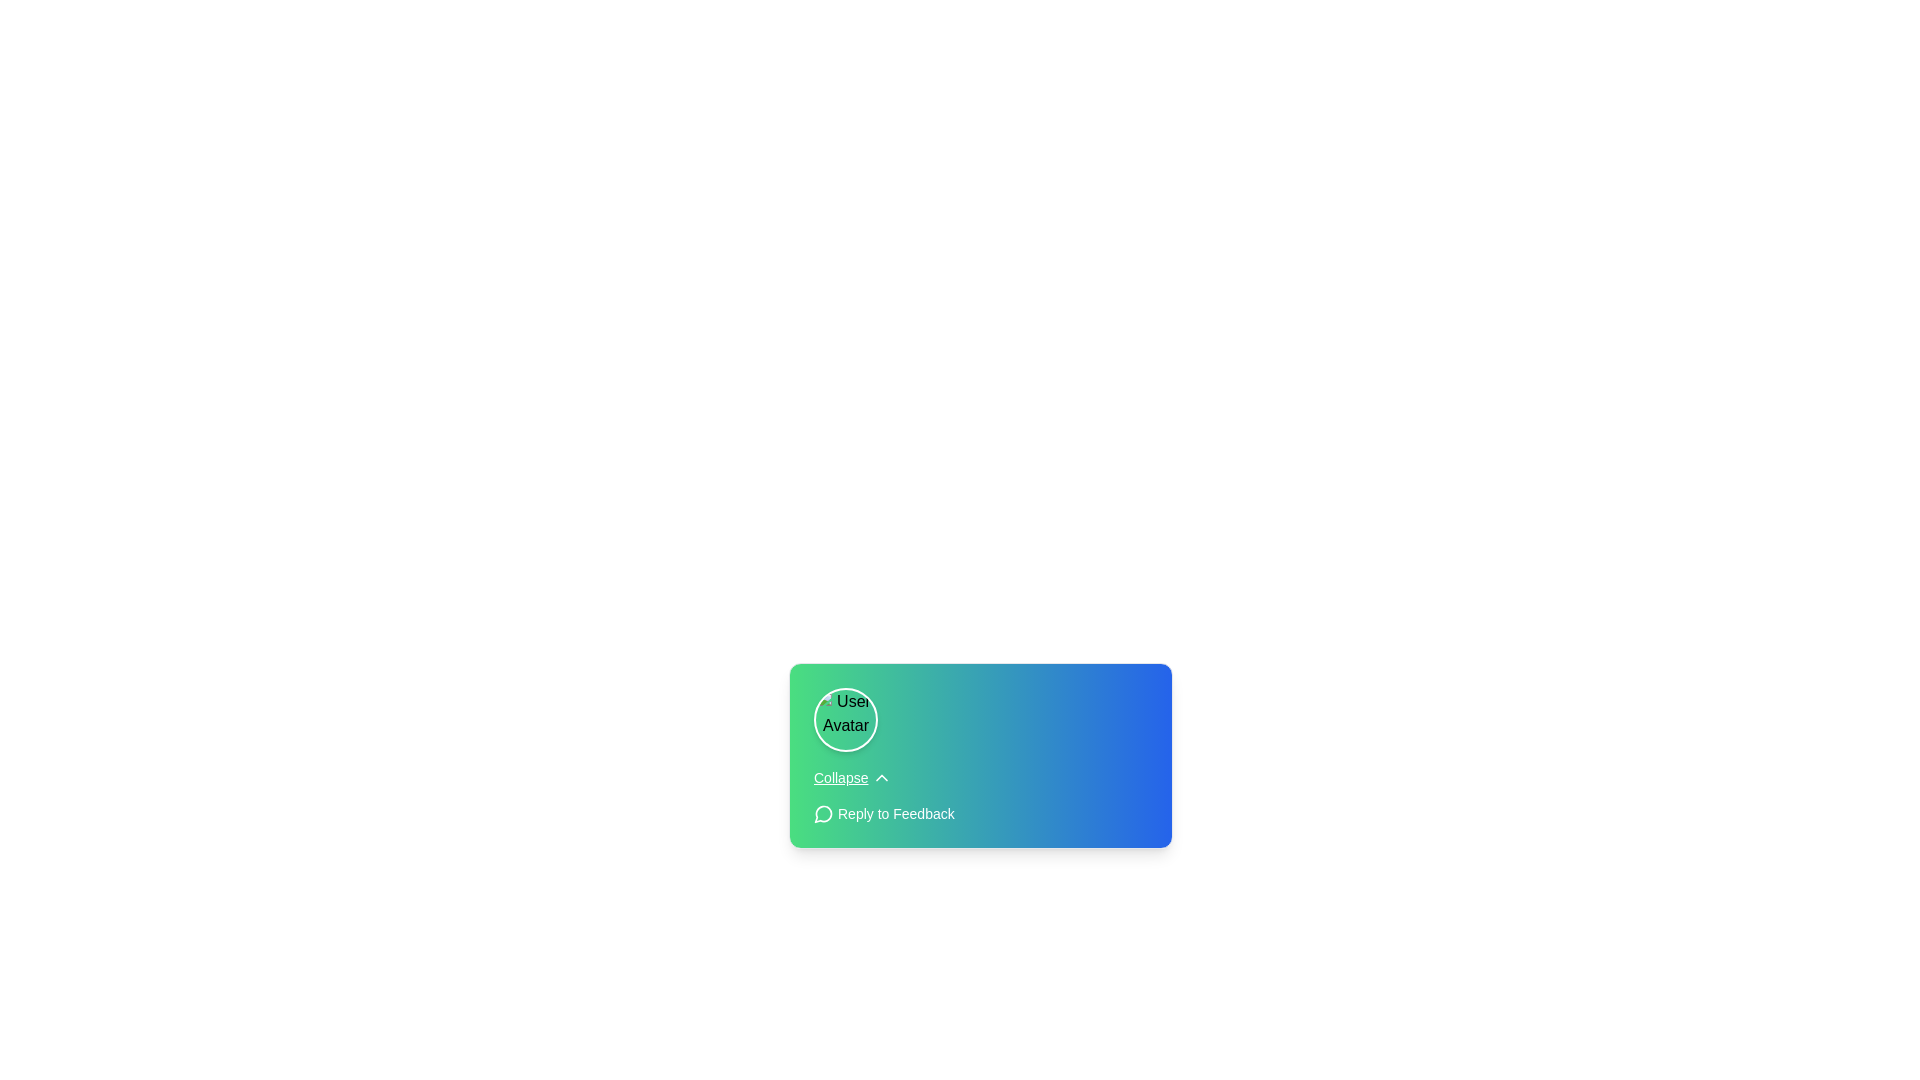  I want to click on the upward-facing chevron icon located immediately to the right of the 'Collapse' text label, so click(881, 777).